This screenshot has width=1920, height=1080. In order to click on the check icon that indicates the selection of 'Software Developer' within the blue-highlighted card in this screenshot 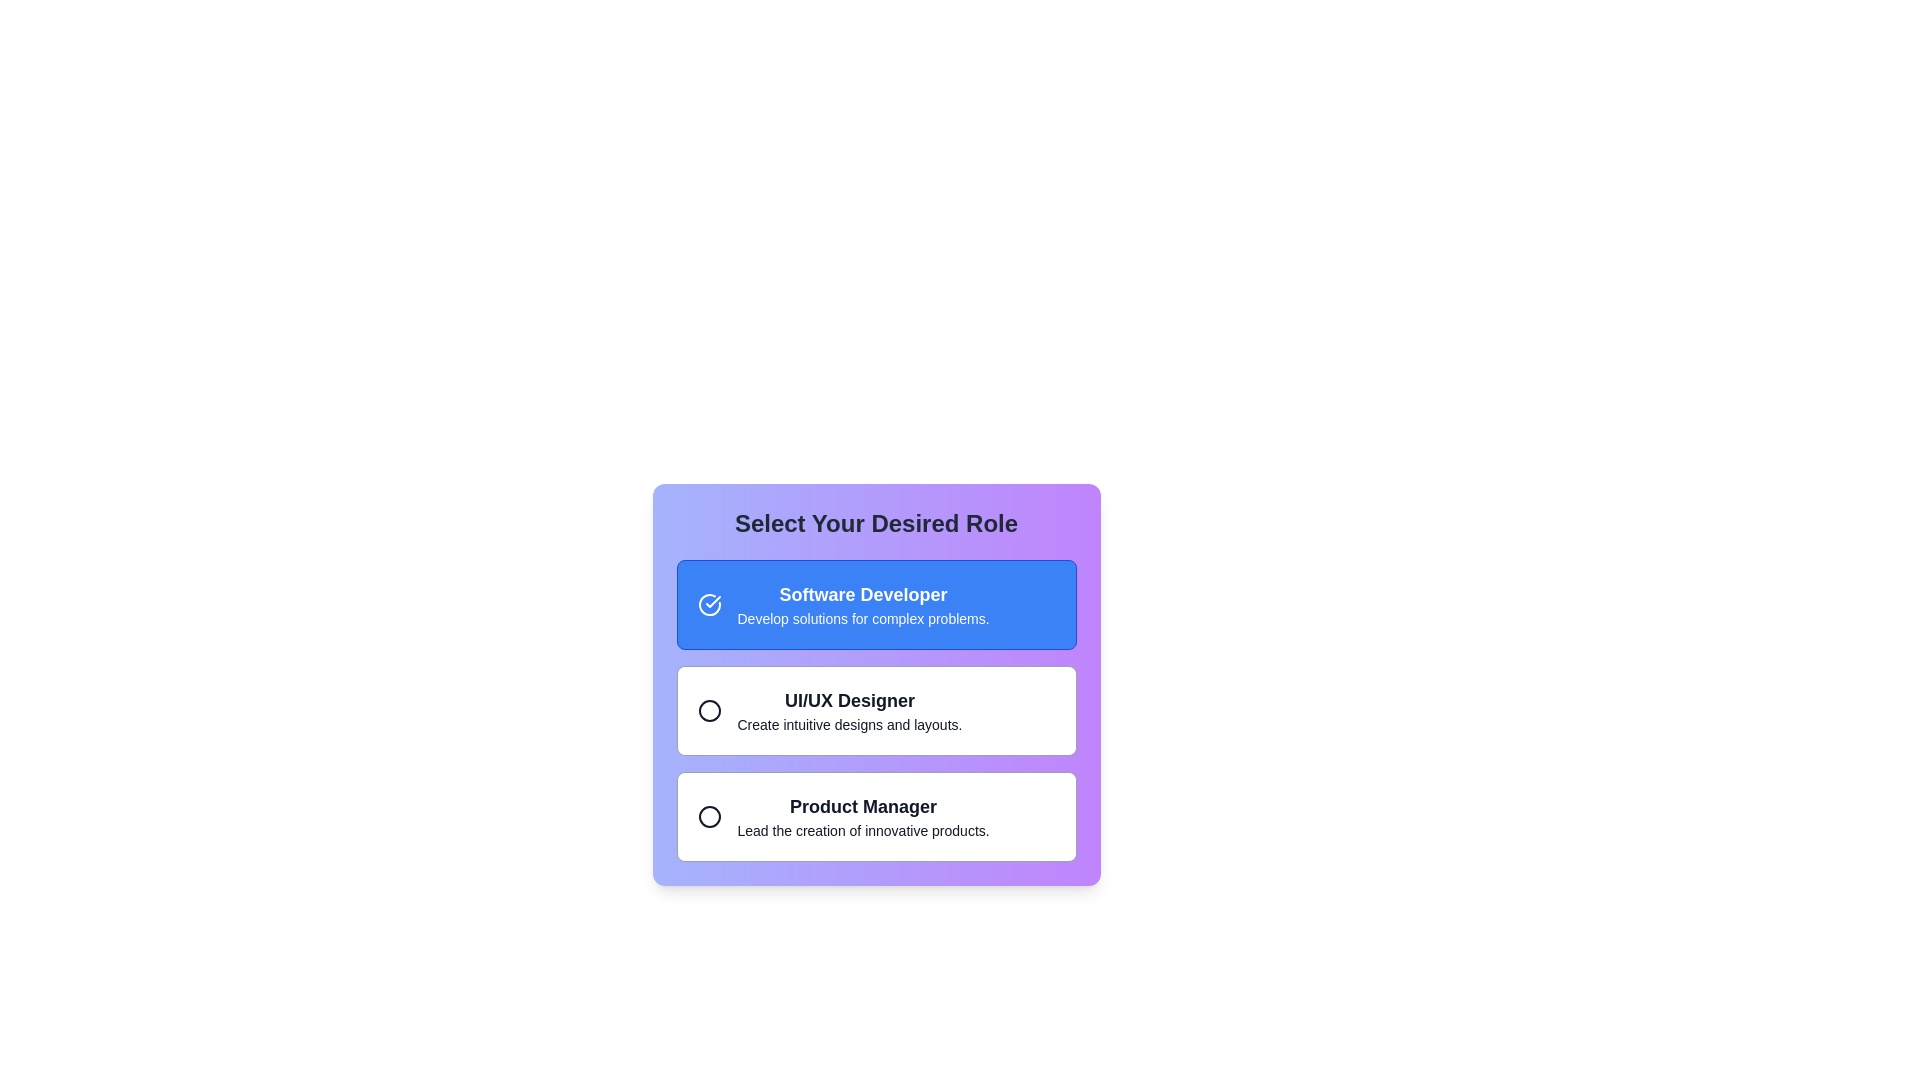, I will do `click(713, 600)`.